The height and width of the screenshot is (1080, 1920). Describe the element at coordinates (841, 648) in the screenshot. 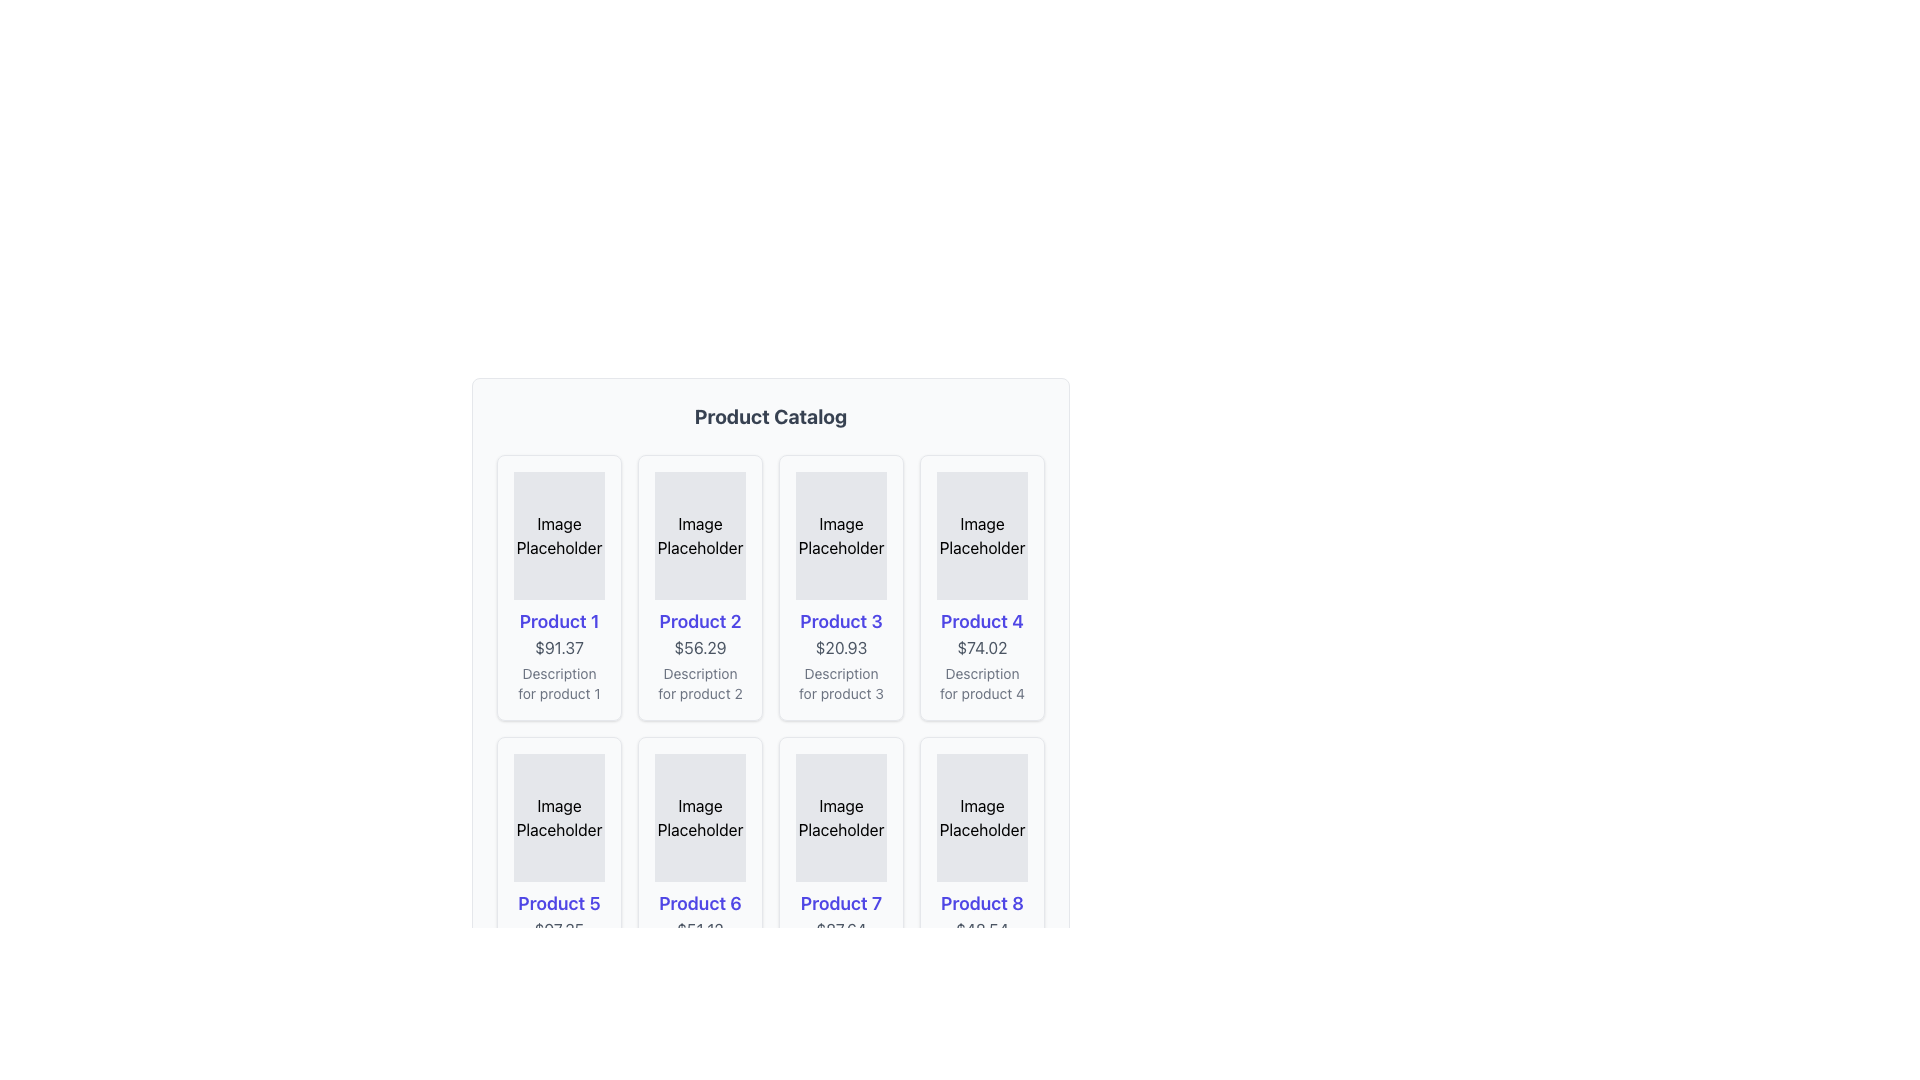

I see `the text element displaying the price '$20.93' in a subdued gray font, which is located below the product name 'Product 3'` at that location.